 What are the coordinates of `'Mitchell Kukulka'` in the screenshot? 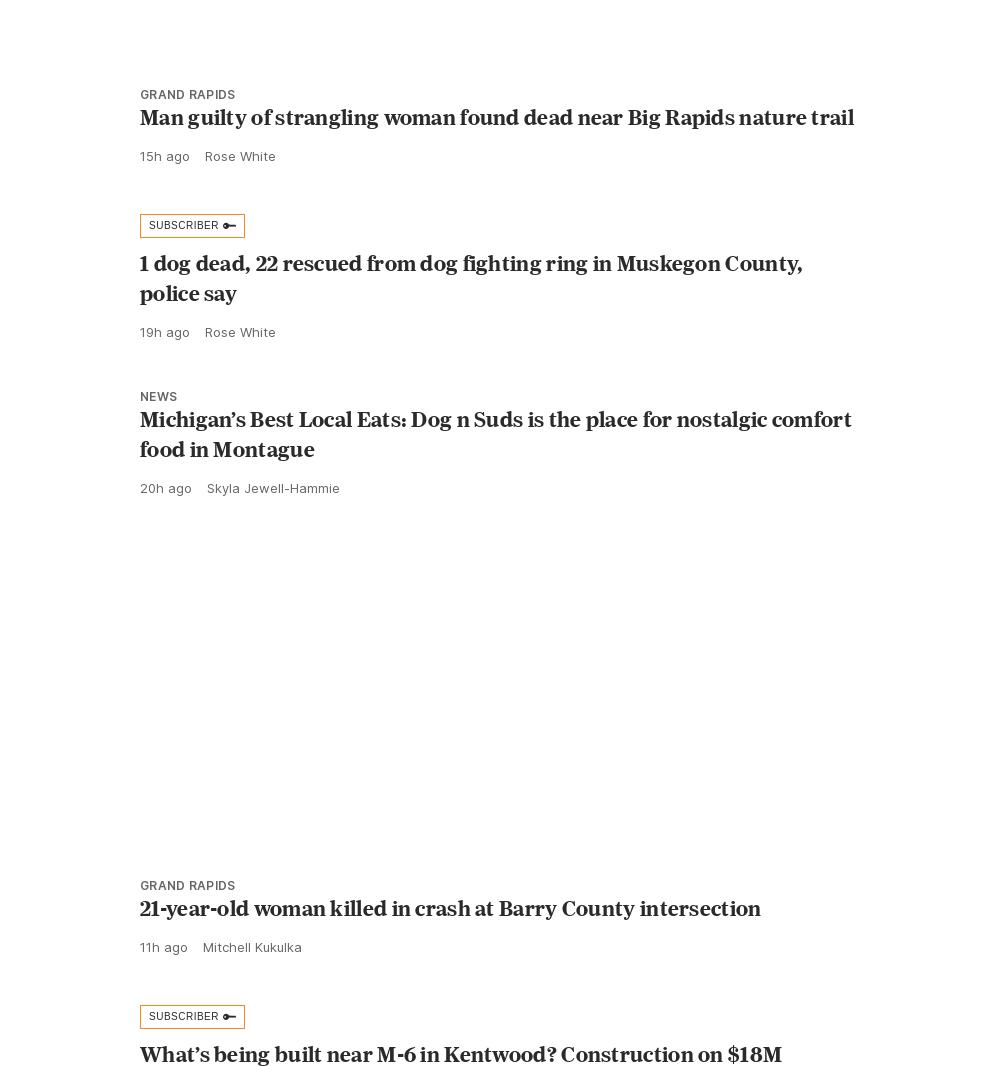 It's located at (252, 990).